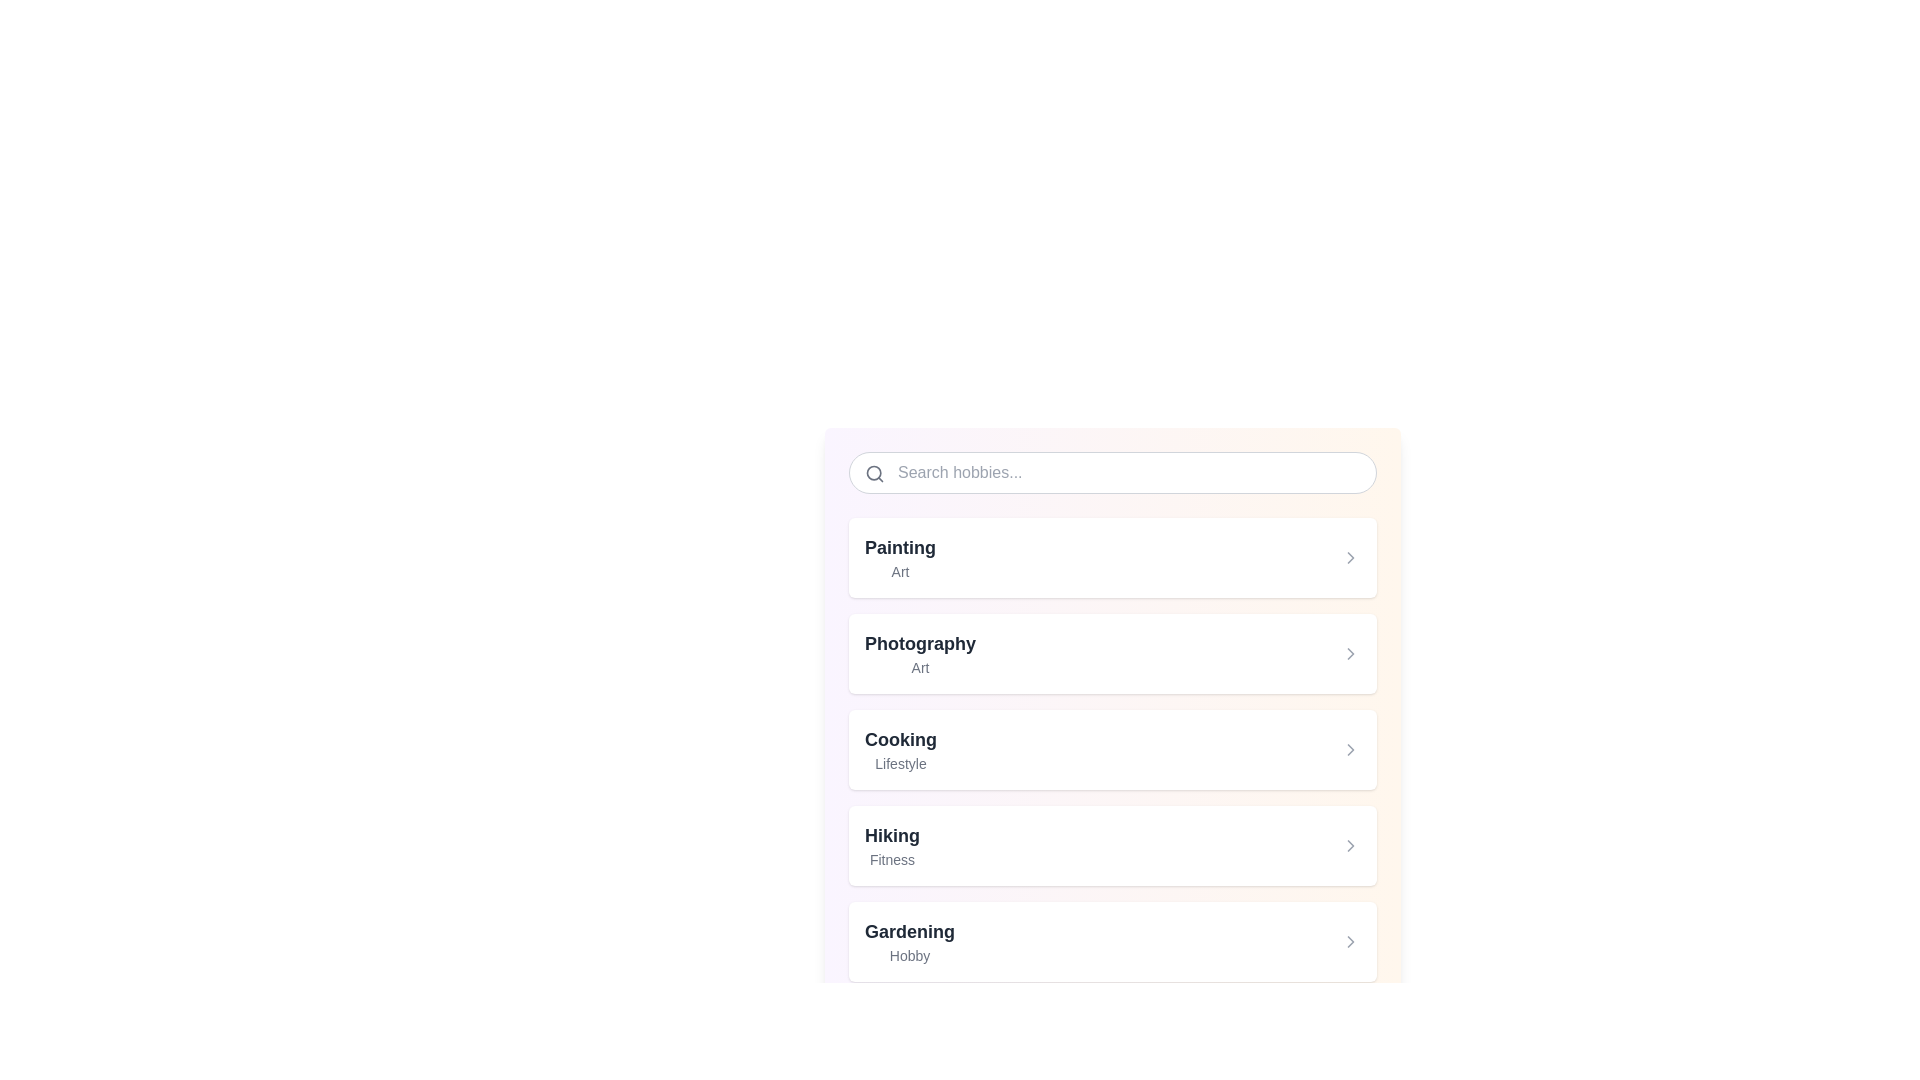 The image size is (1920, 1080). I want to click on the 'Lifestyle' text display label, which is styled in light gray and located below the 'Cooking' label in the categorized list view, so click(900, 763).